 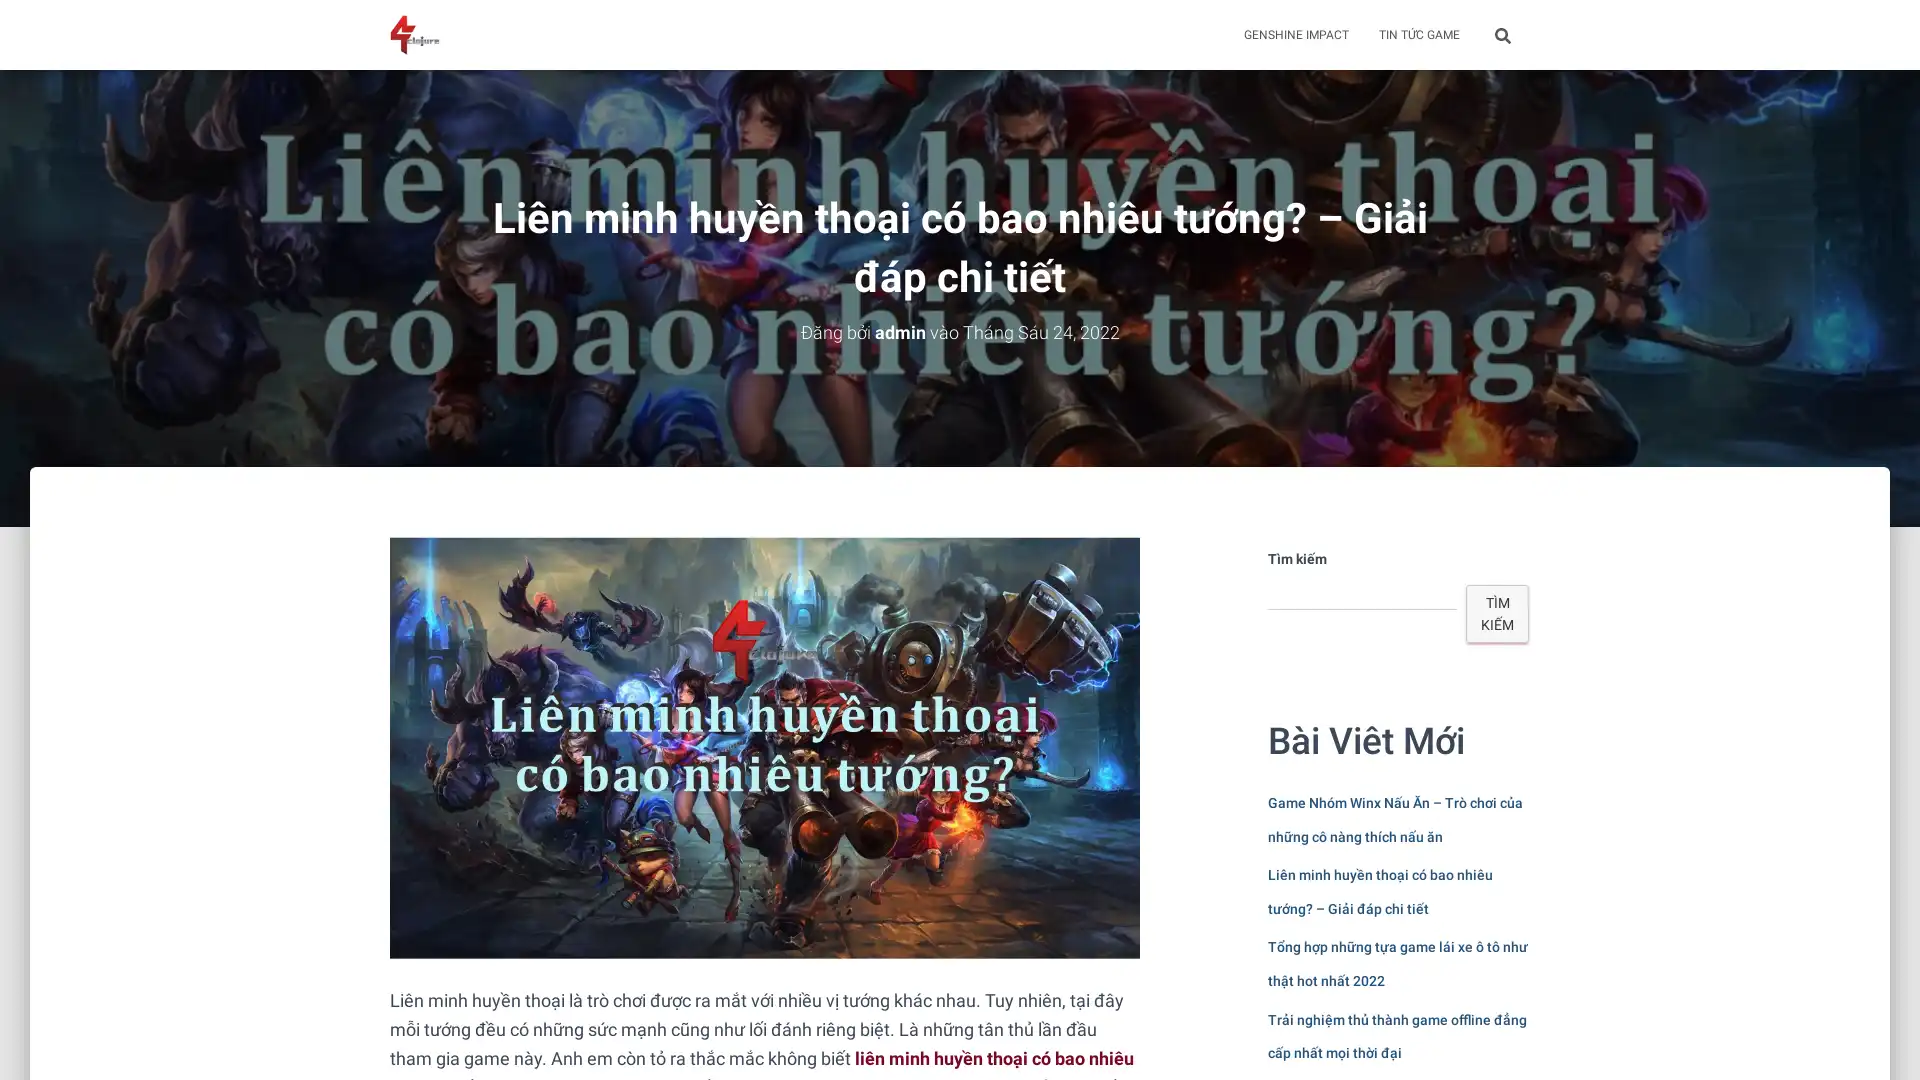 What do you see at coordinates (1497, 612) in the screenshot?
I see `TIM KIEM` at bounding box center [1497, 612].